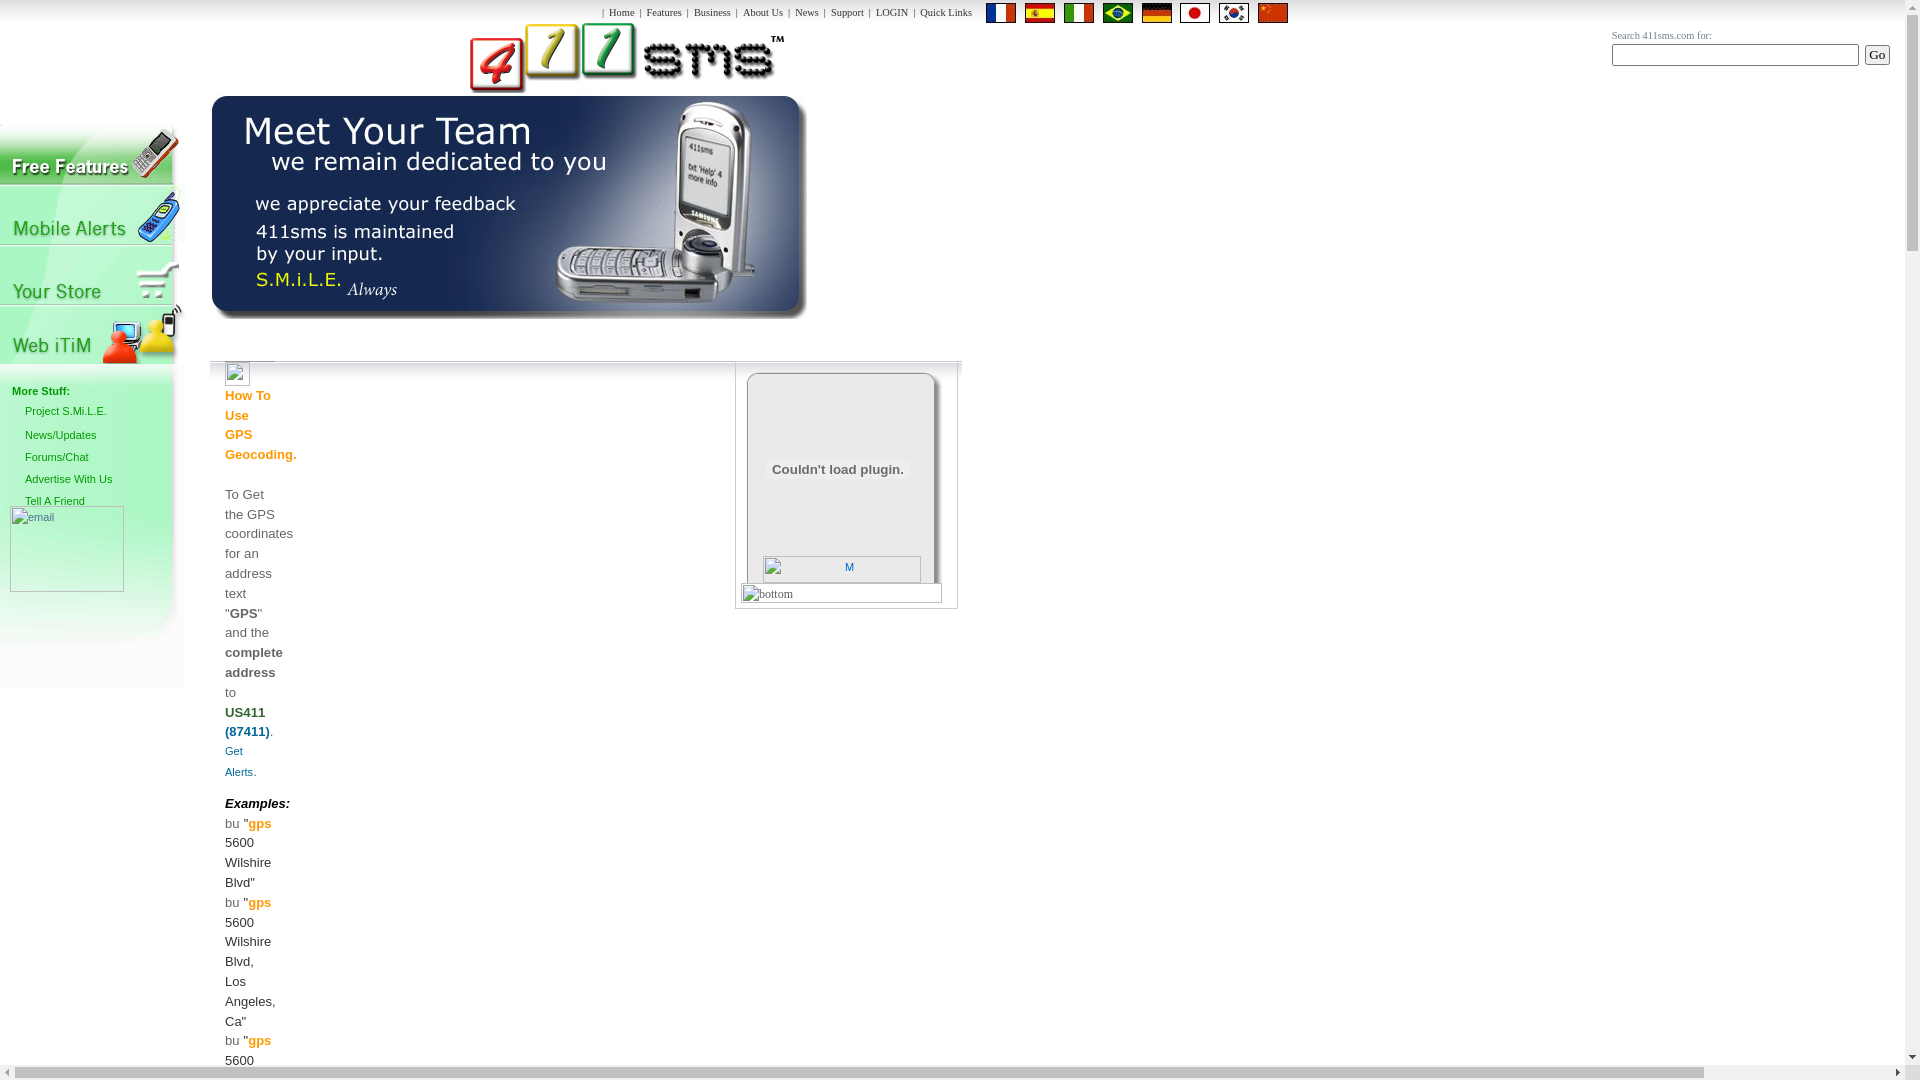 Image resolution: width=1920 pixels, height=1080 pixels. Describe the element at coordinates (104, 435) in the screenshot. I see `'News/Updates'` at that location.